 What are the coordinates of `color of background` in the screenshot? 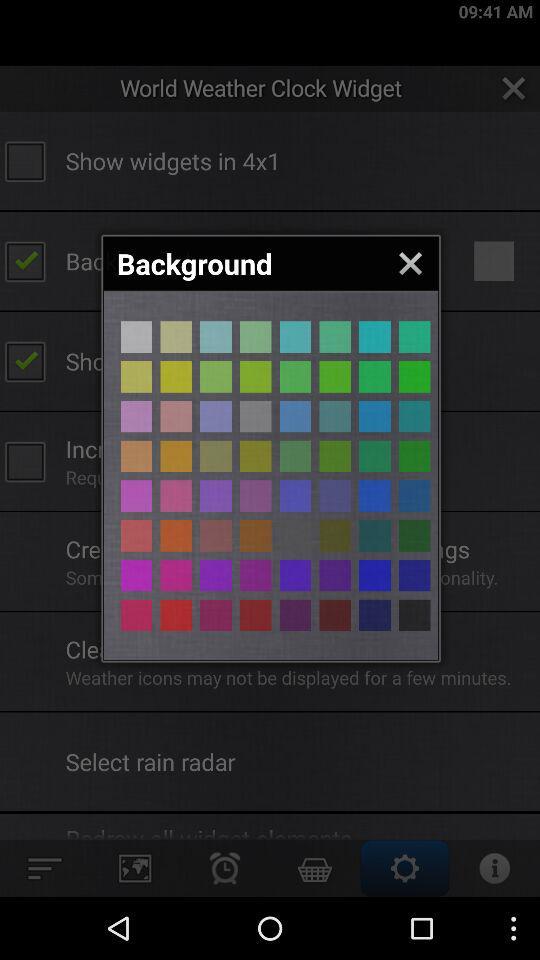 It's located at (335, 415).